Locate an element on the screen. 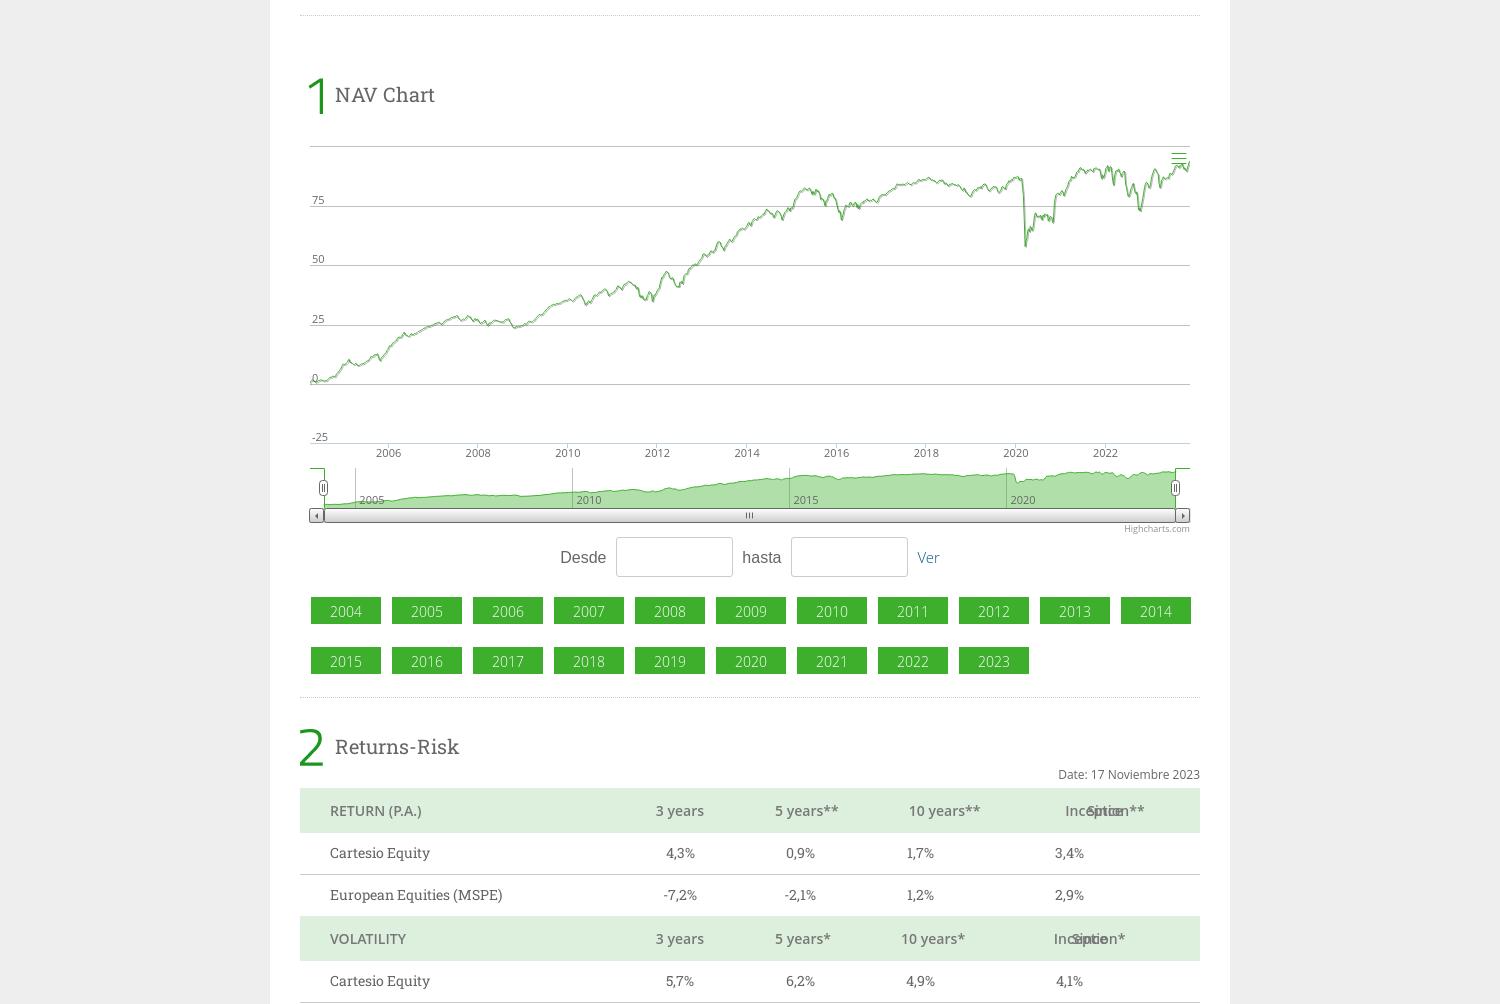 This screenshot has width=1500, height=1004. 'Returns-Risk' is located at coordinates (397, 744).